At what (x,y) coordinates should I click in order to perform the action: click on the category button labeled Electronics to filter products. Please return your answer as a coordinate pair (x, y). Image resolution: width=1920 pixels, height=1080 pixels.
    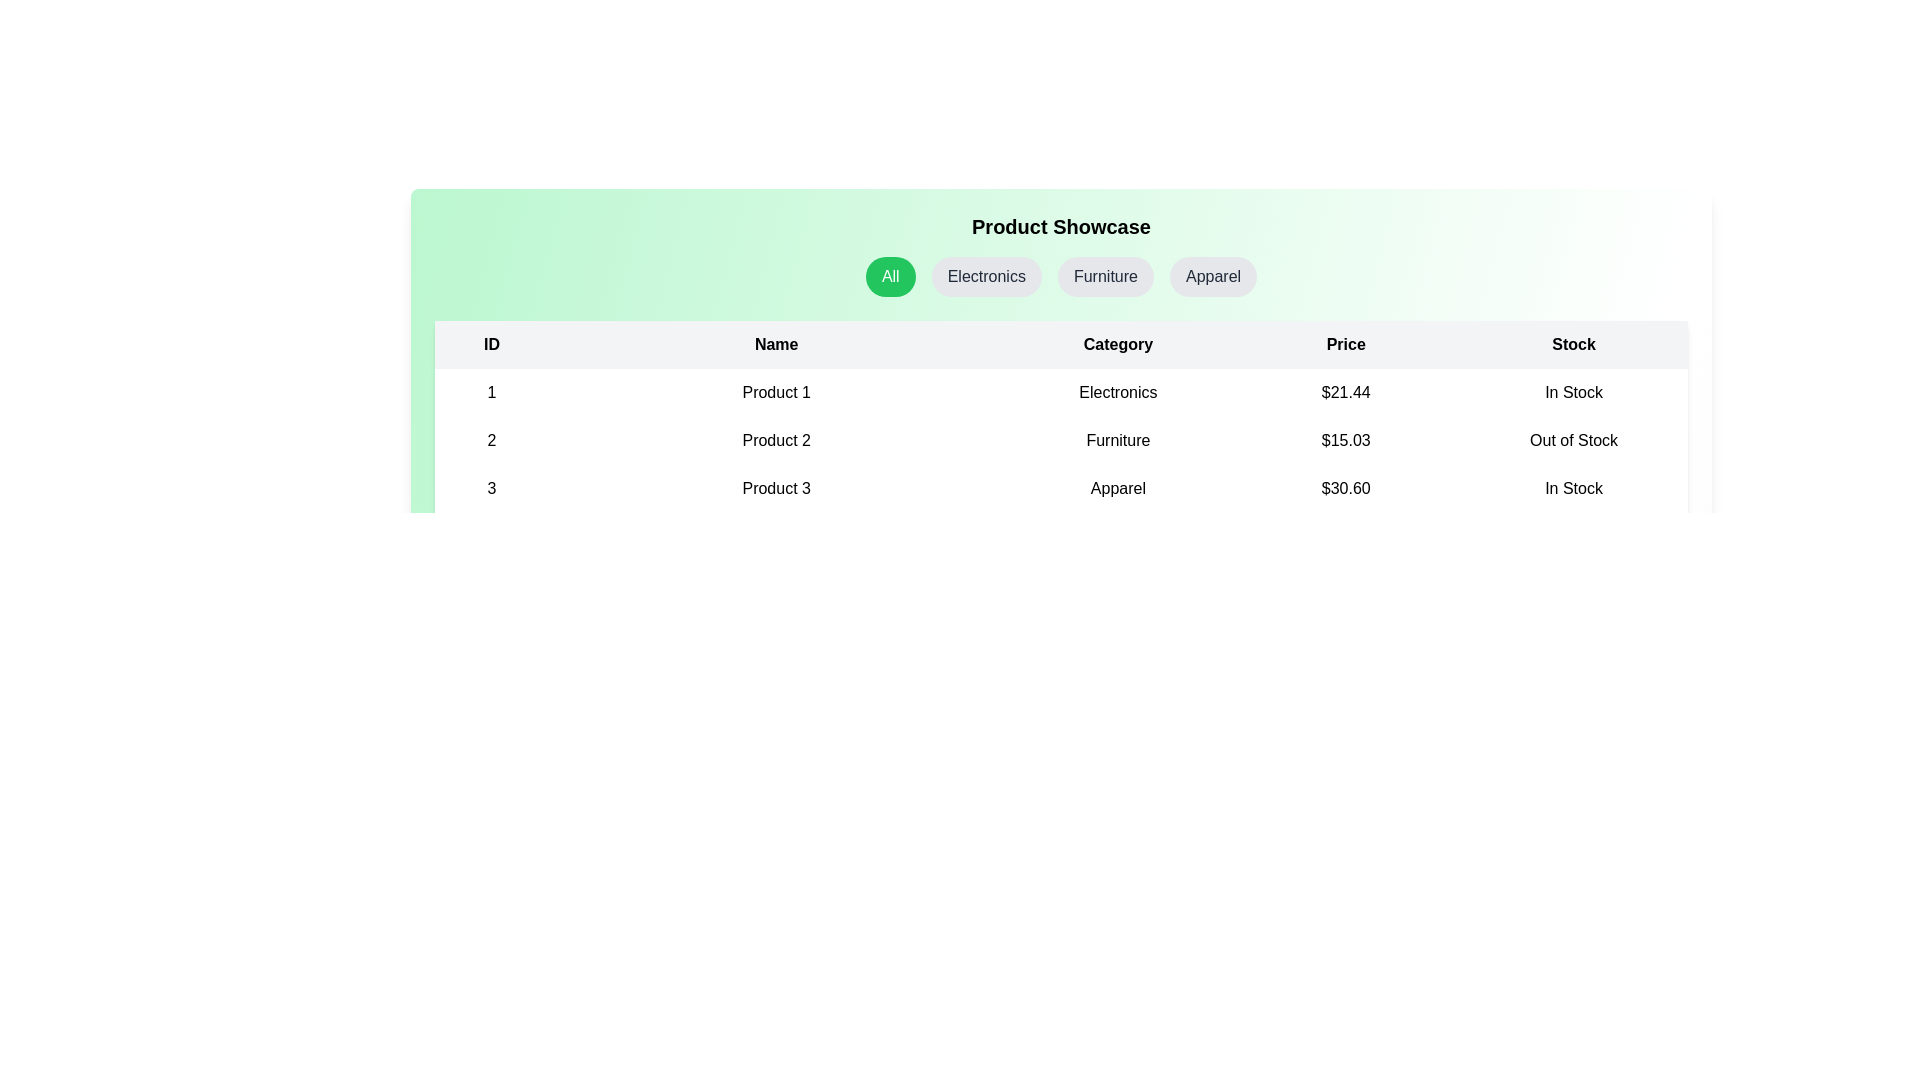
    Looking at the image, I should click on (986, 277).